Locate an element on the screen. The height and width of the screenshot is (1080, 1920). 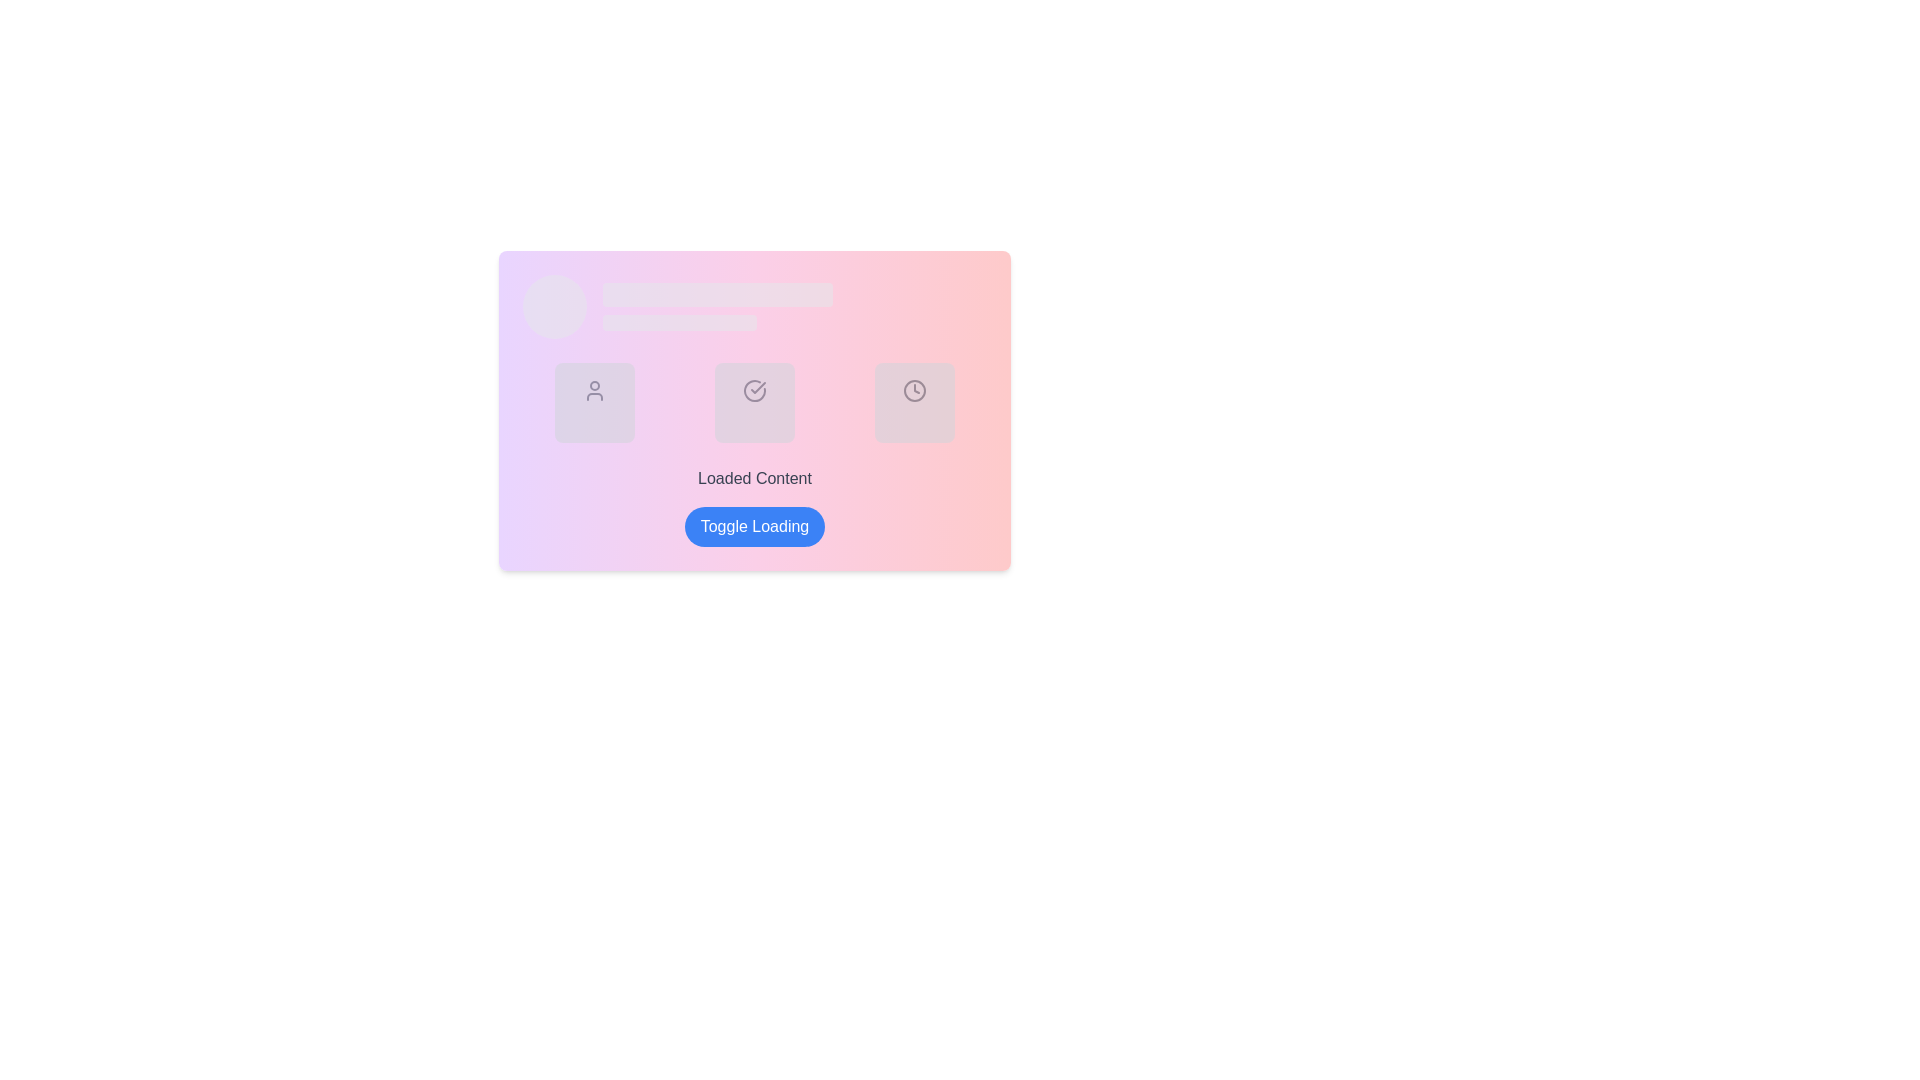
the 'Toggle Loading' button, which is the only interactive button in its section is located at coordinates (753, 526).